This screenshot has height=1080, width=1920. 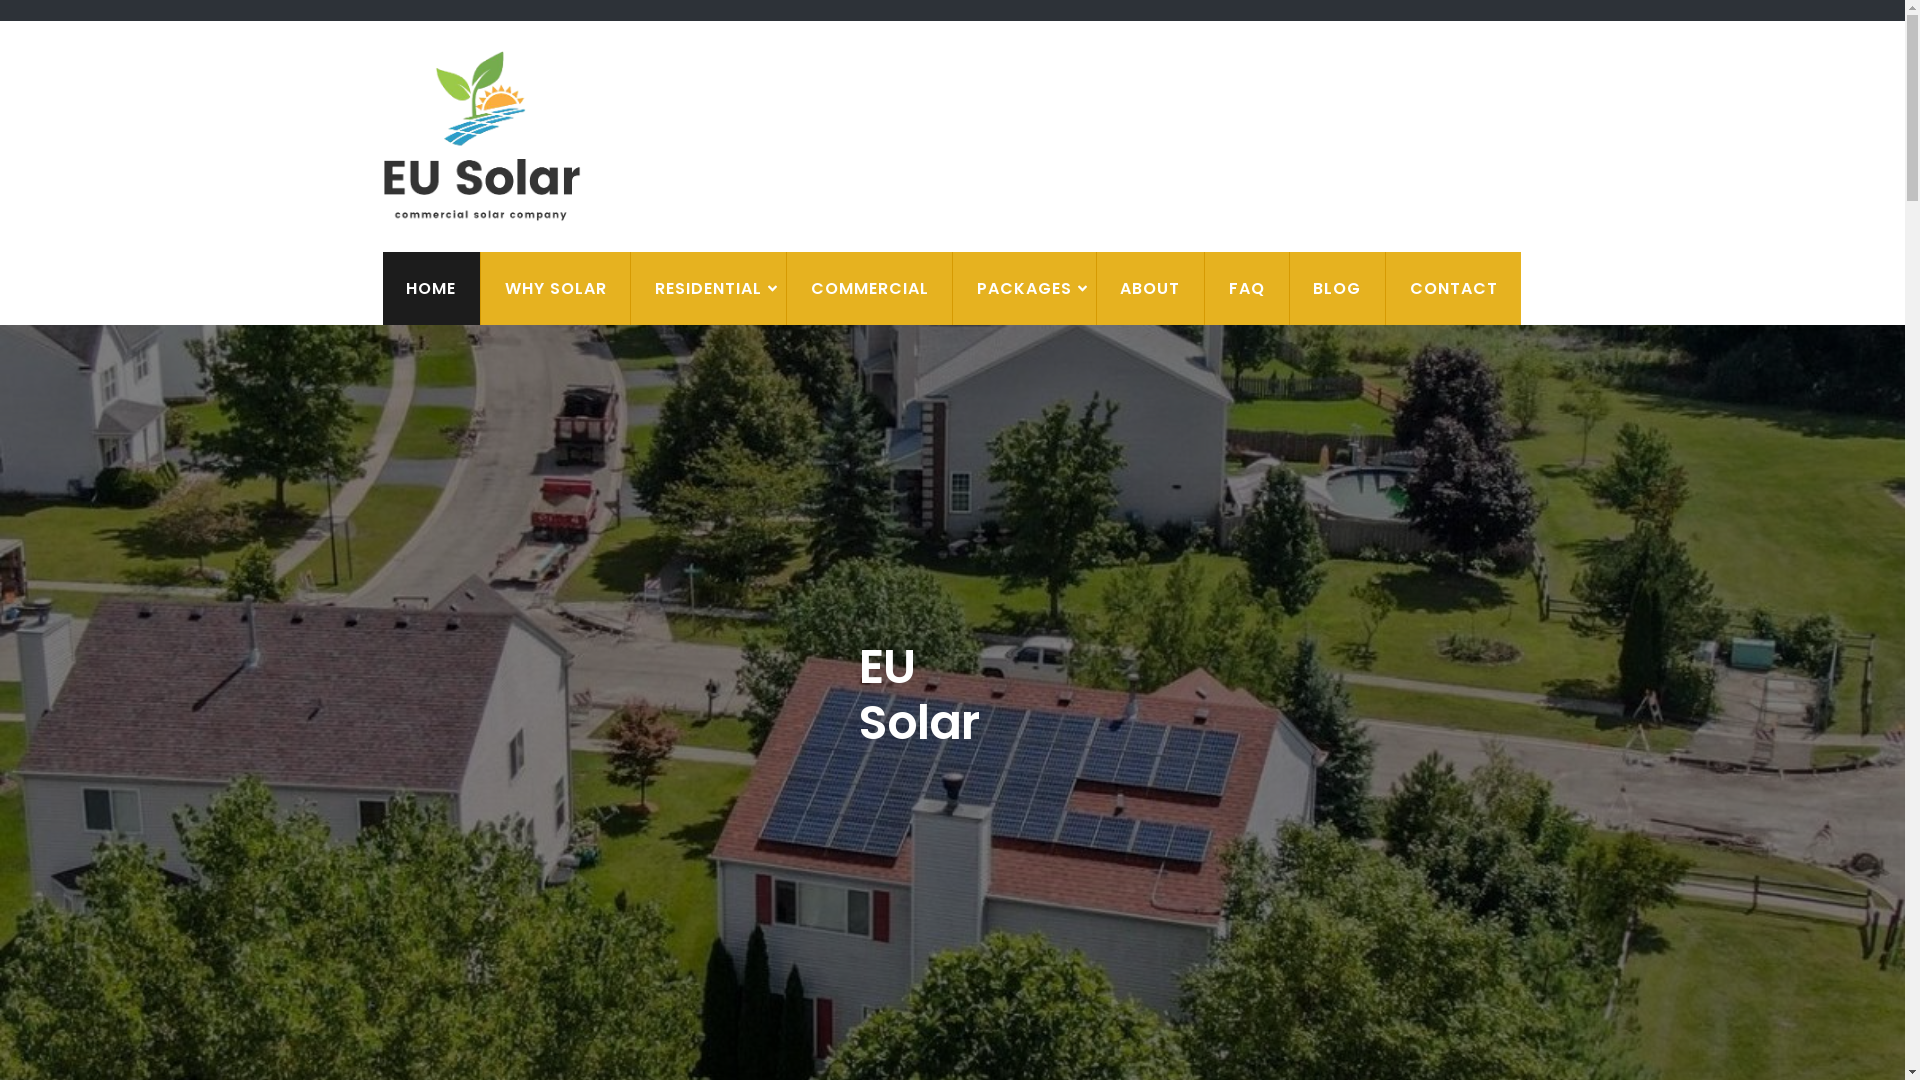 I want to click on 'CONTACT', so click(x=1453, y=288).